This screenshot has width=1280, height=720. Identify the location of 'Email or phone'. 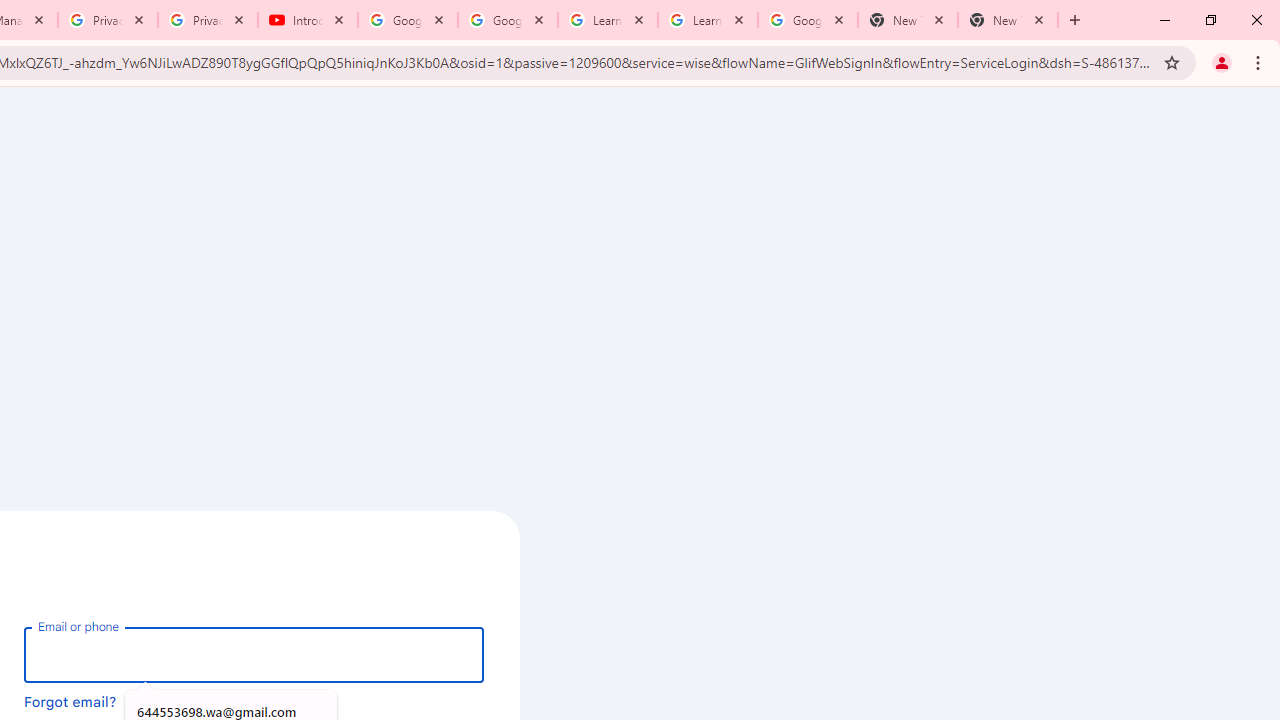
(253, 654).